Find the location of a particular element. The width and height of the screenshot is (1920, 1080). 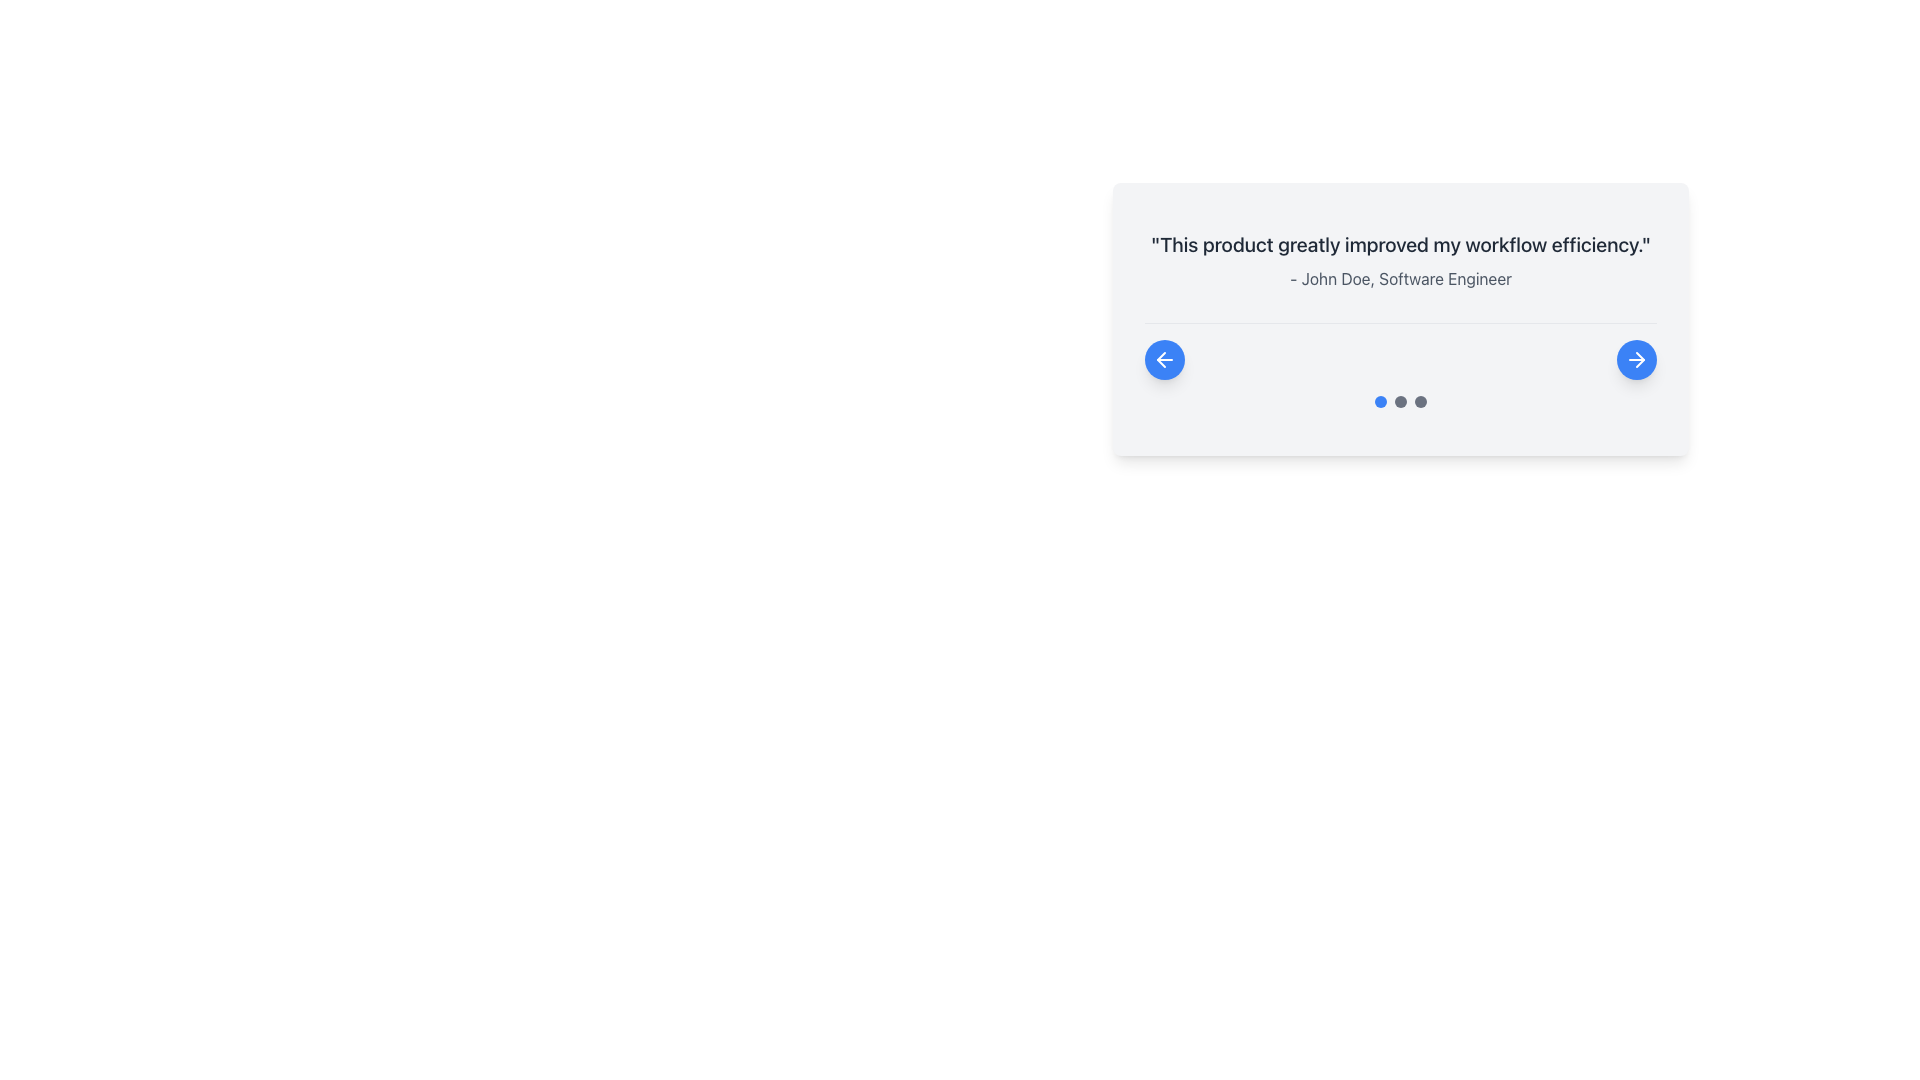

on the third circular Dot indicator, which is styled with a medium gray background and is part of a horizontal row of similar indicators located centrally below text content is located at coordinates (1419, 401).